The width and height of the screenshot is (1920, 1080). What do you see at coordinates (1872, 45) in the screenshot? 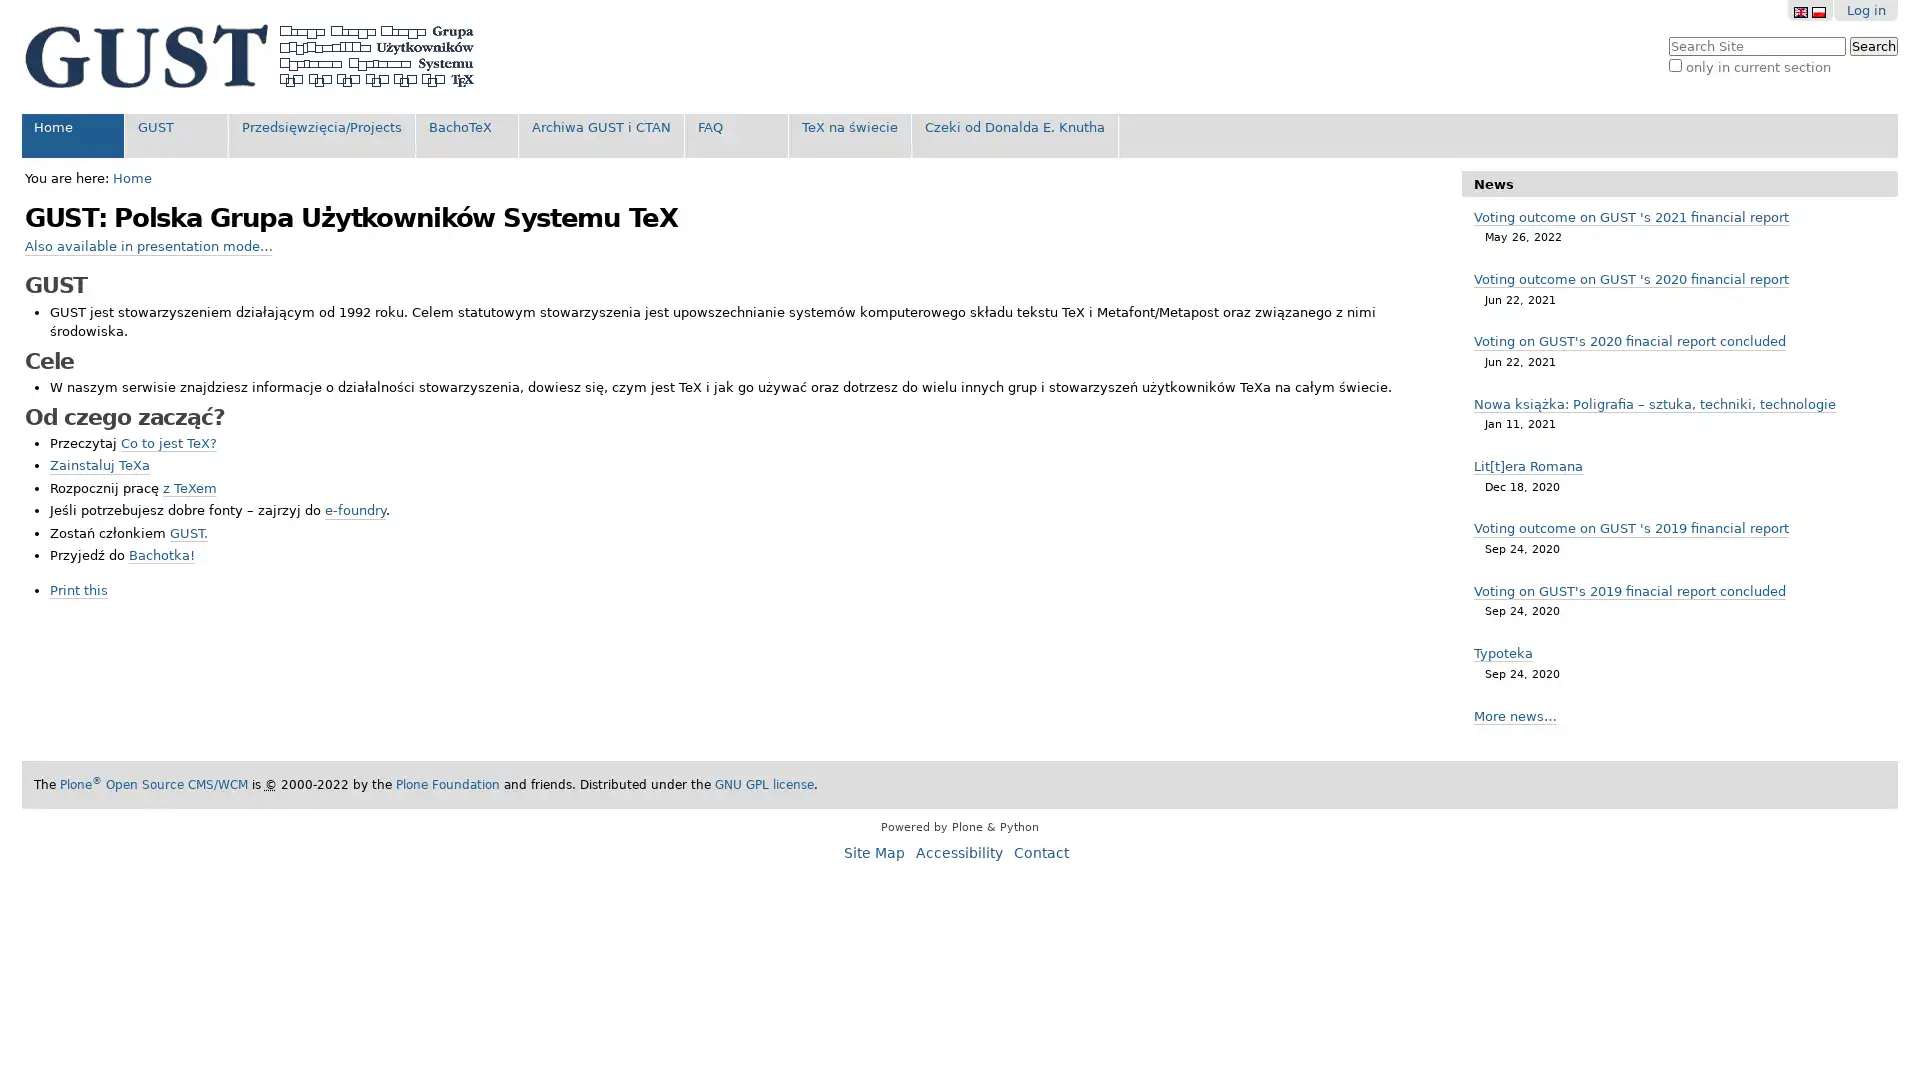
I see `Search` at bounding box center [1872, 45].